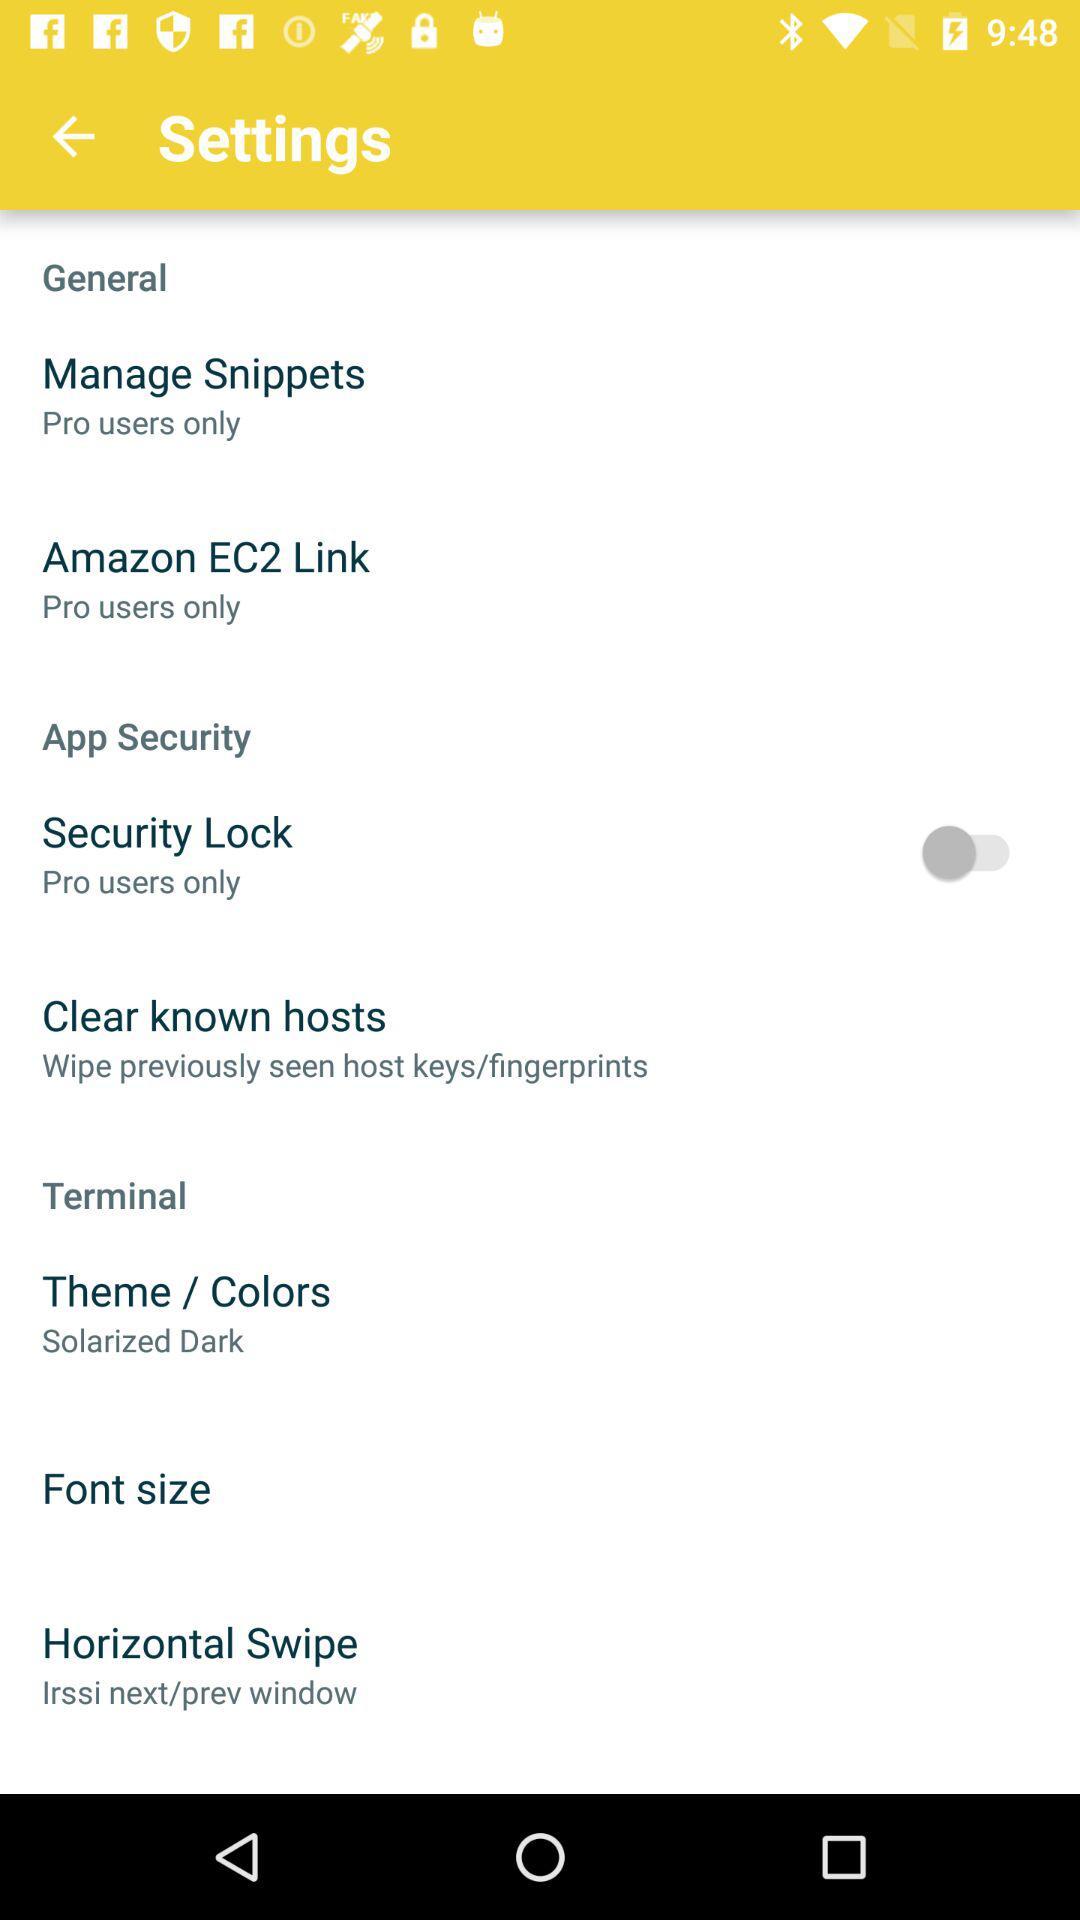  What do you see at coordinates (72, 135) in the screenshot?
I see `icon above general icon` at bounding box center [72, 135].